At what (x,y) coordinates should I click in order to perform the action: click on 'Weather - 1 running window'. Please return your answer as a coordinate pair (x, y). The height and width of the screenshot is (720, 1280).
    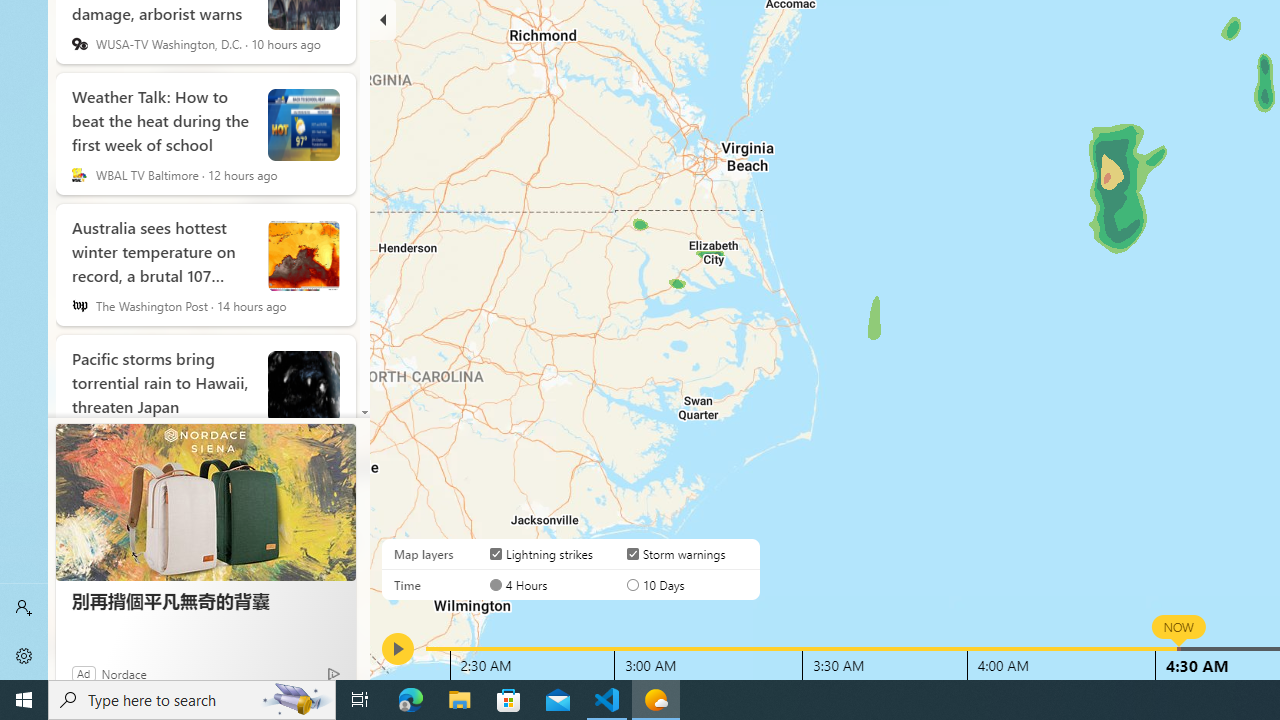
    Looking at the image, I should click on (656, 698).